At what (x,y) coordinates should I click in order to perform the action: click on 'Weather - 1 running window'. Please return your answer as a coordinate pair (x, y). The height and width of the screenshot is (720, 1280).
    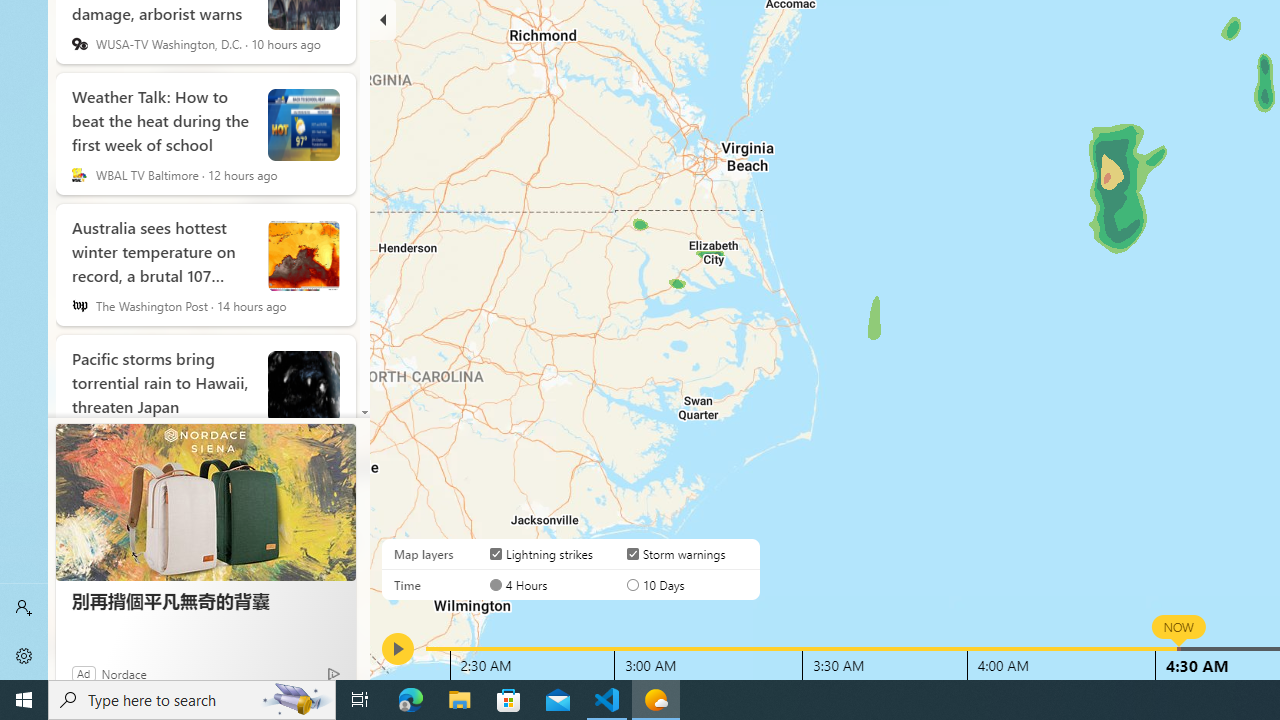
    Looking at the image, I should click on (656, 698).